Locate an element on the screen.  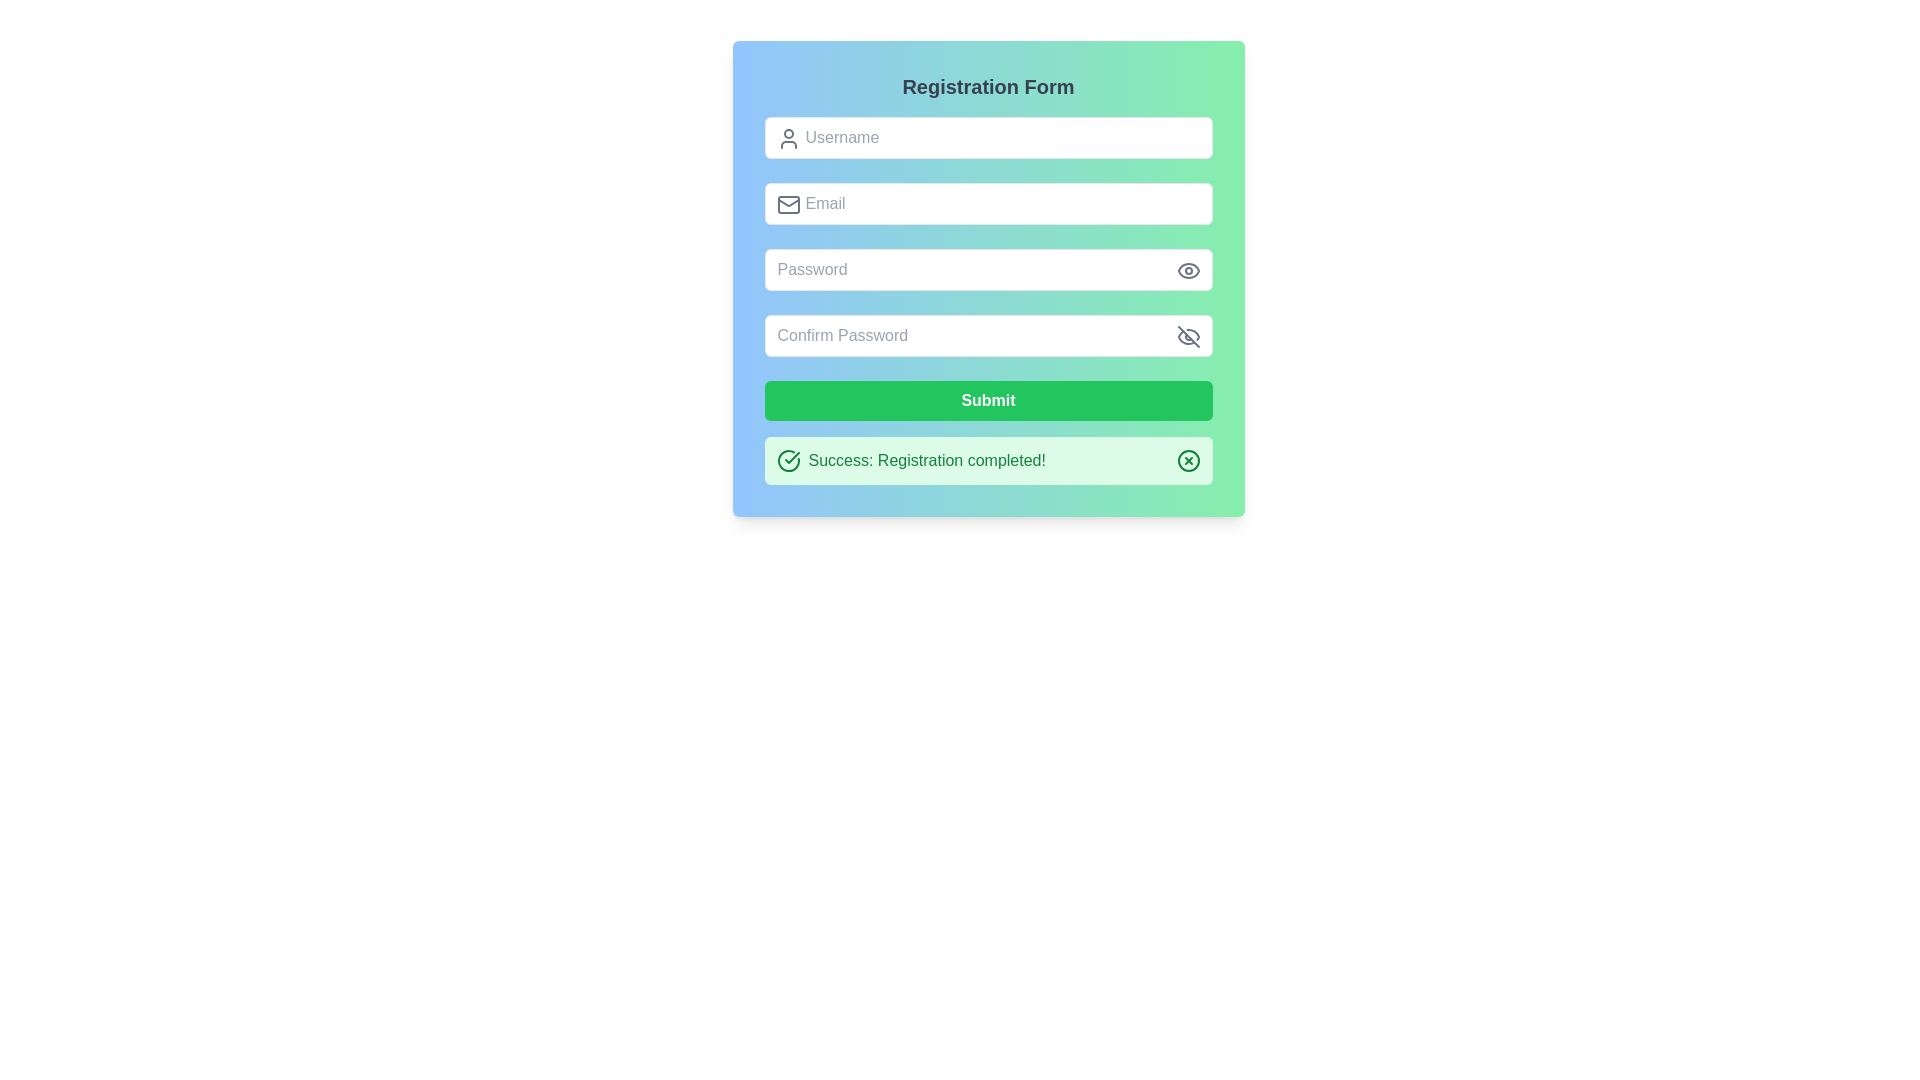
the green circular icon with a checkmark, which is the first item to the left in the notification message box located below the 'Submit' button is located at coordinates (787, 461).